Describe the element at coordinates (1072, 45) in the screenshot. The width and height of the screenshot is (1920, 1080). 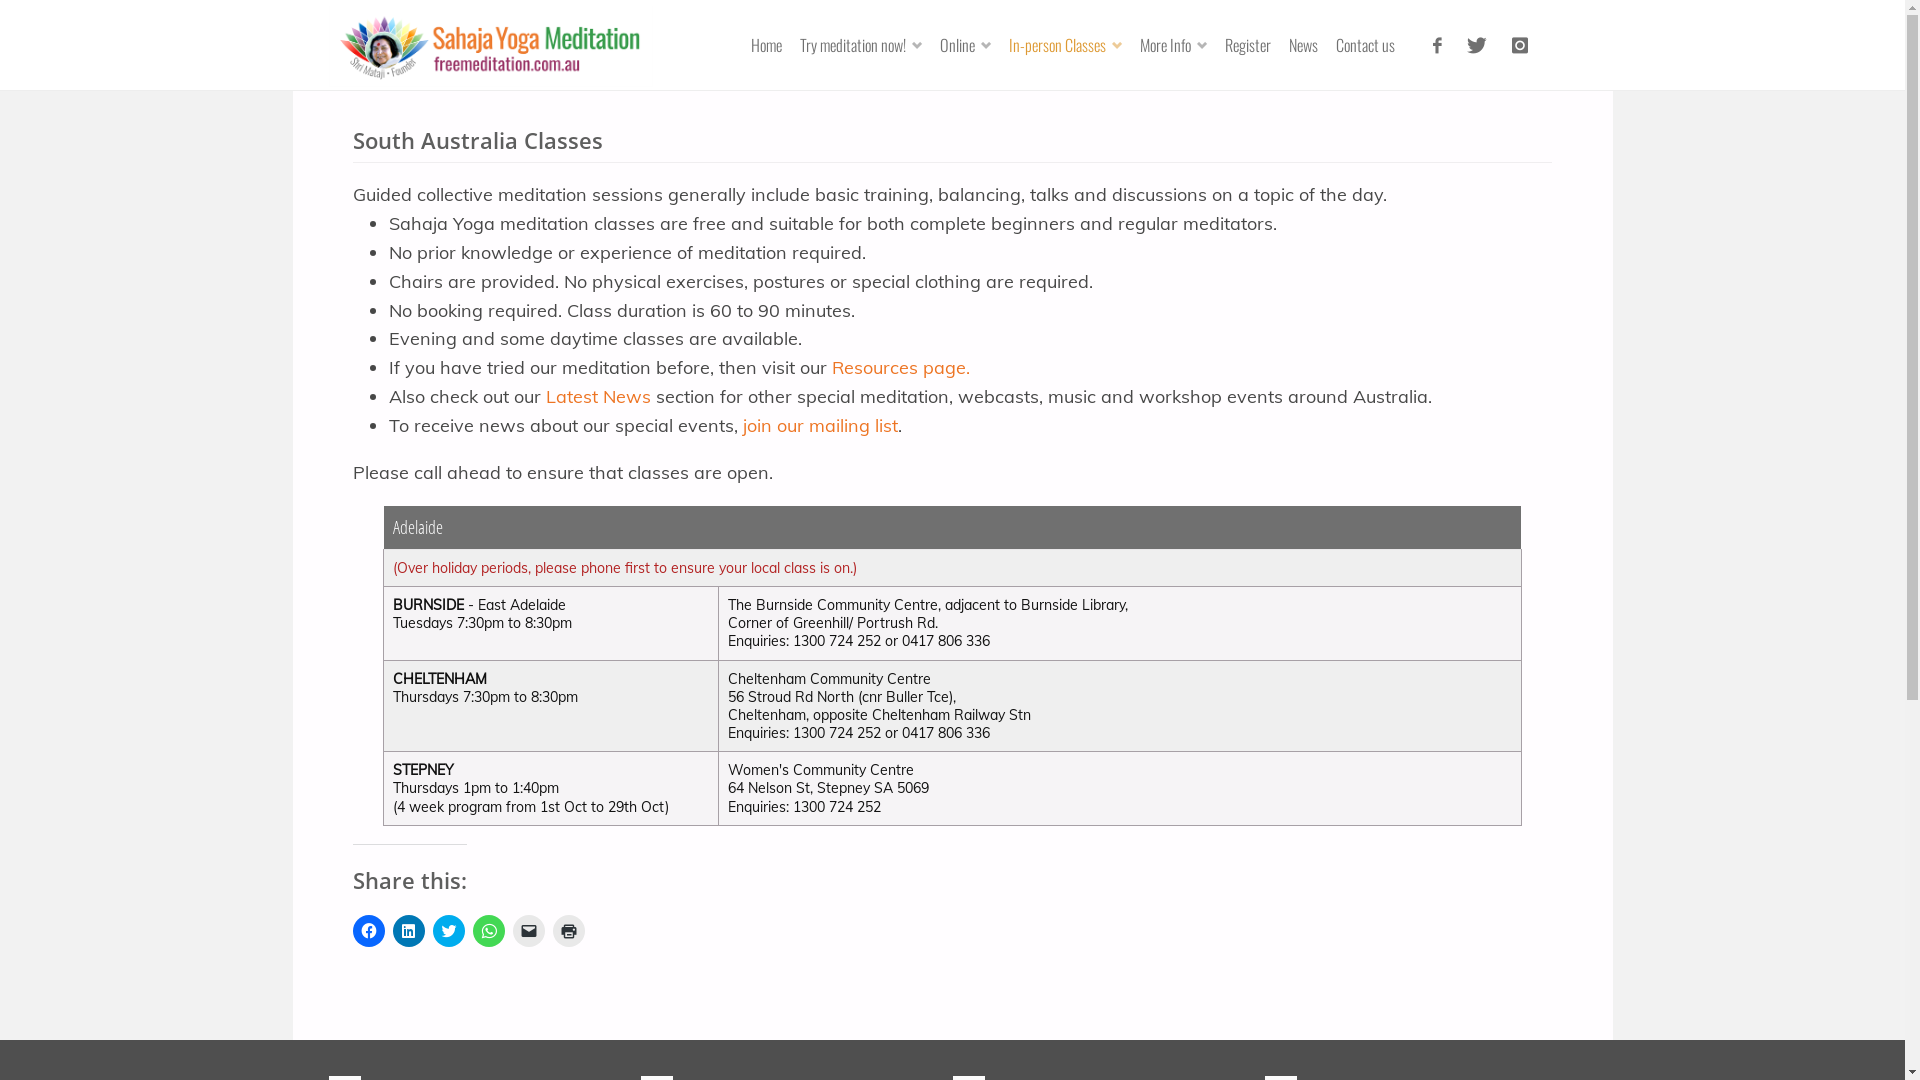
I see `'In-person Classes'` at that location.